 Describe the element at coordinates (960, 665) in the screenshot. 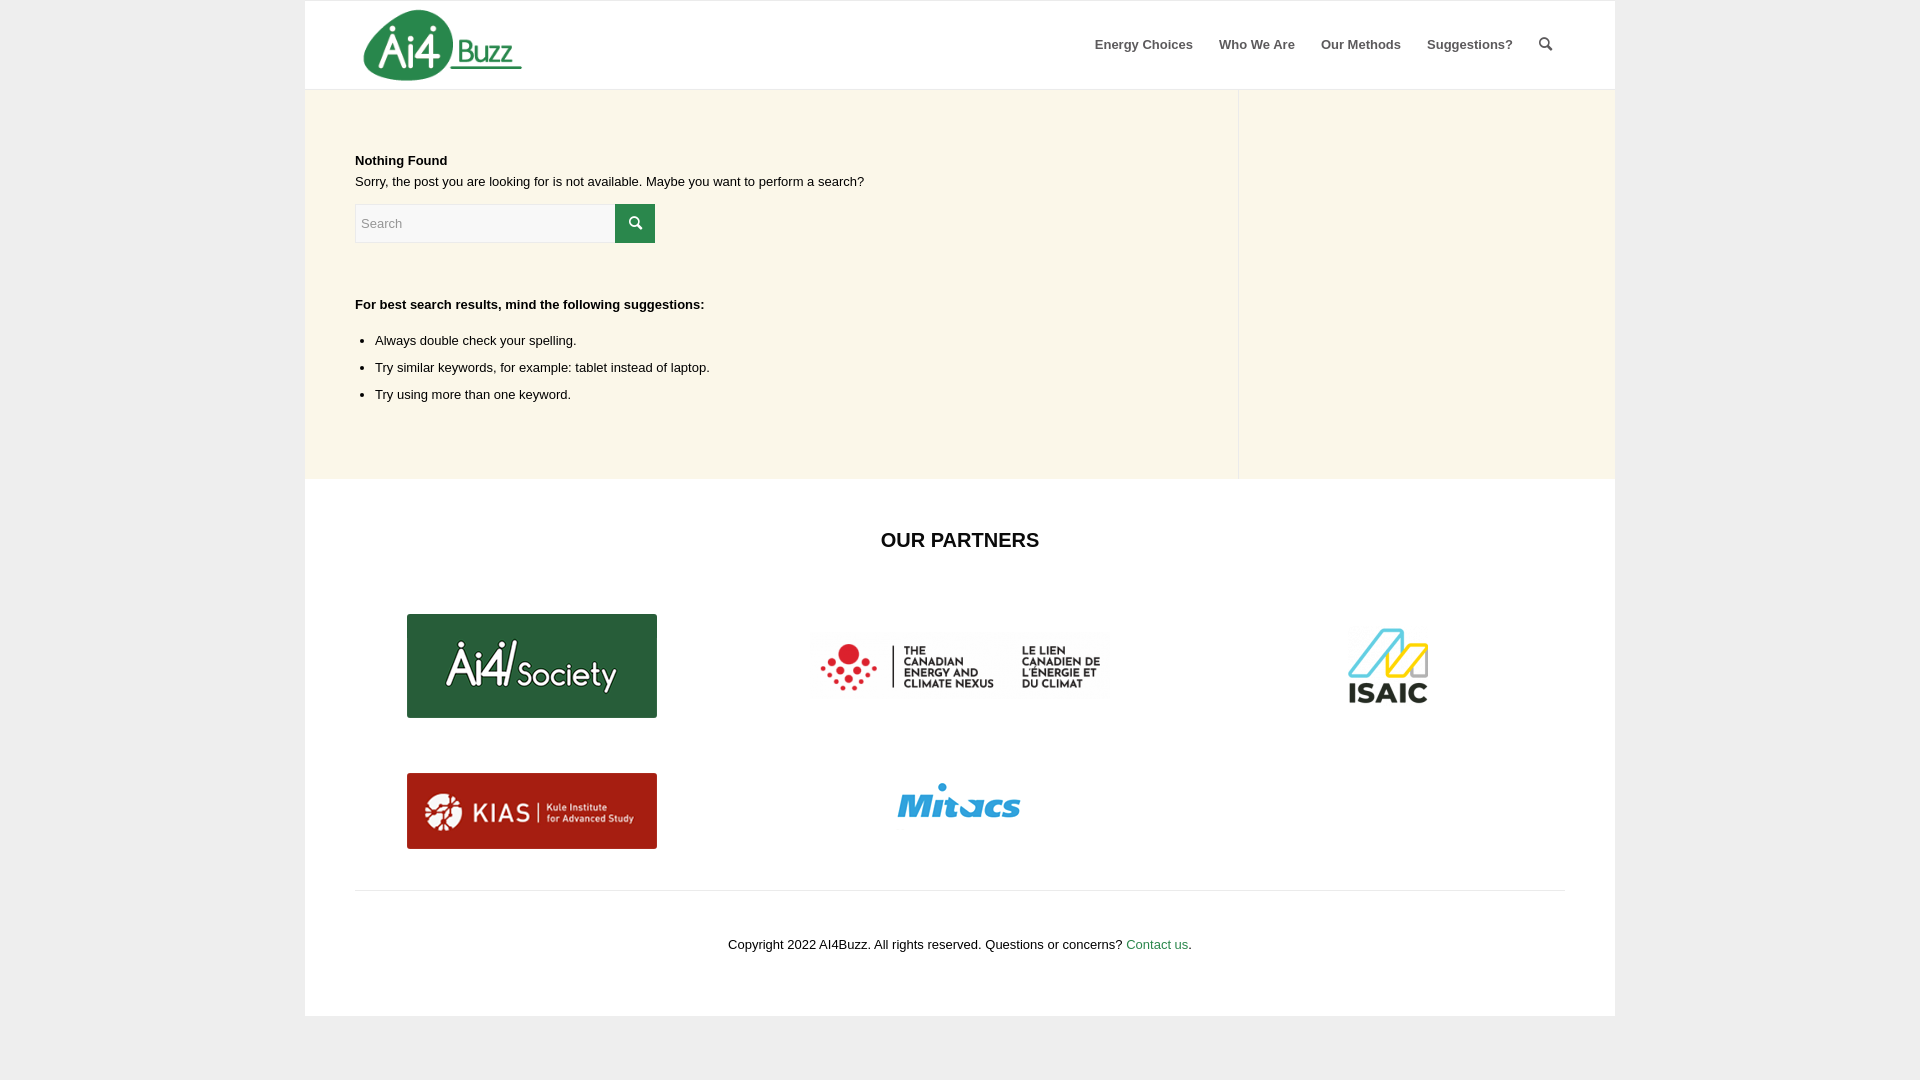

I see `'CECN_logo'` at that location.